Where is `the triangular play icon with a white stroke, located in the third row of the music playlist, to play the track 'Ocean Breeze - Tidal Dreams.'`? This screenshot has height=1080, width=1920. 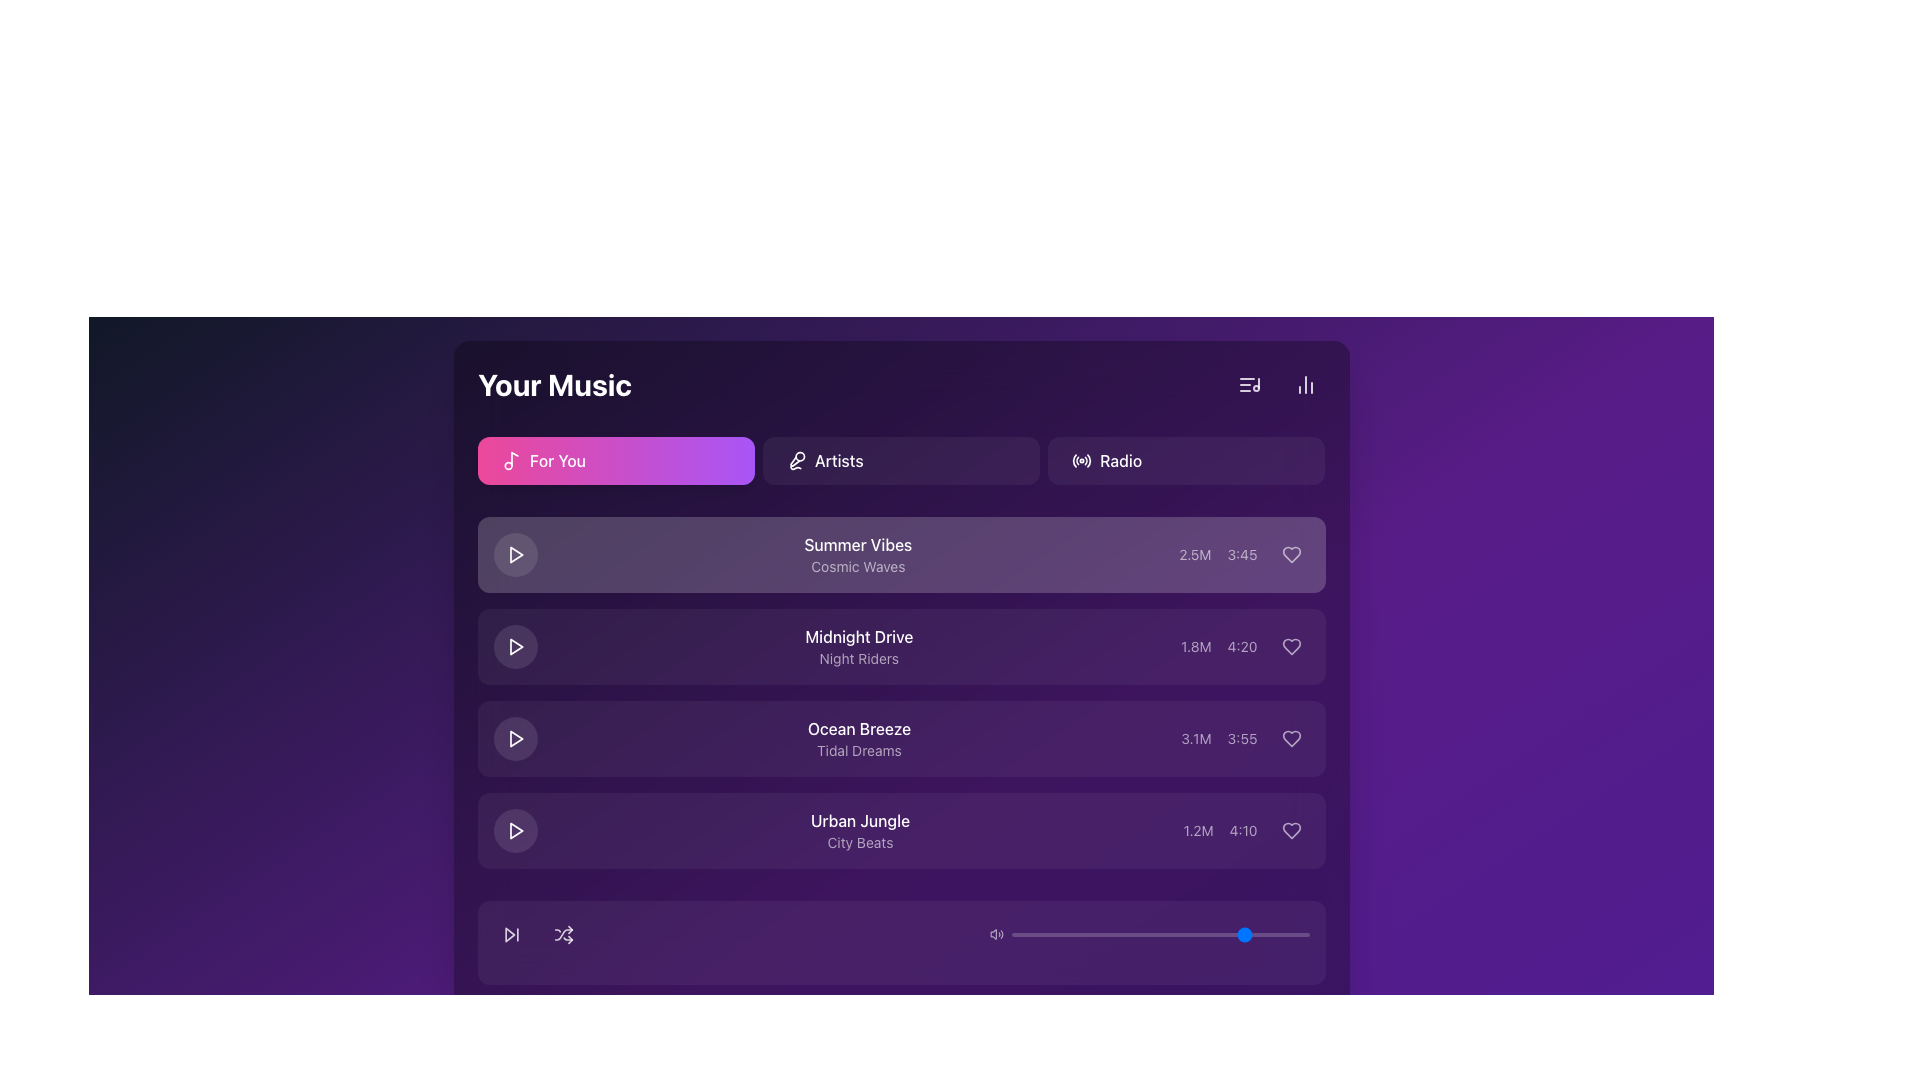 the triangular play icon with a white stroke, located in the third row of the music playlist, to play the track 'Ocean Breeze - Tidal Dreams.' is located at coordinates (515, 739).